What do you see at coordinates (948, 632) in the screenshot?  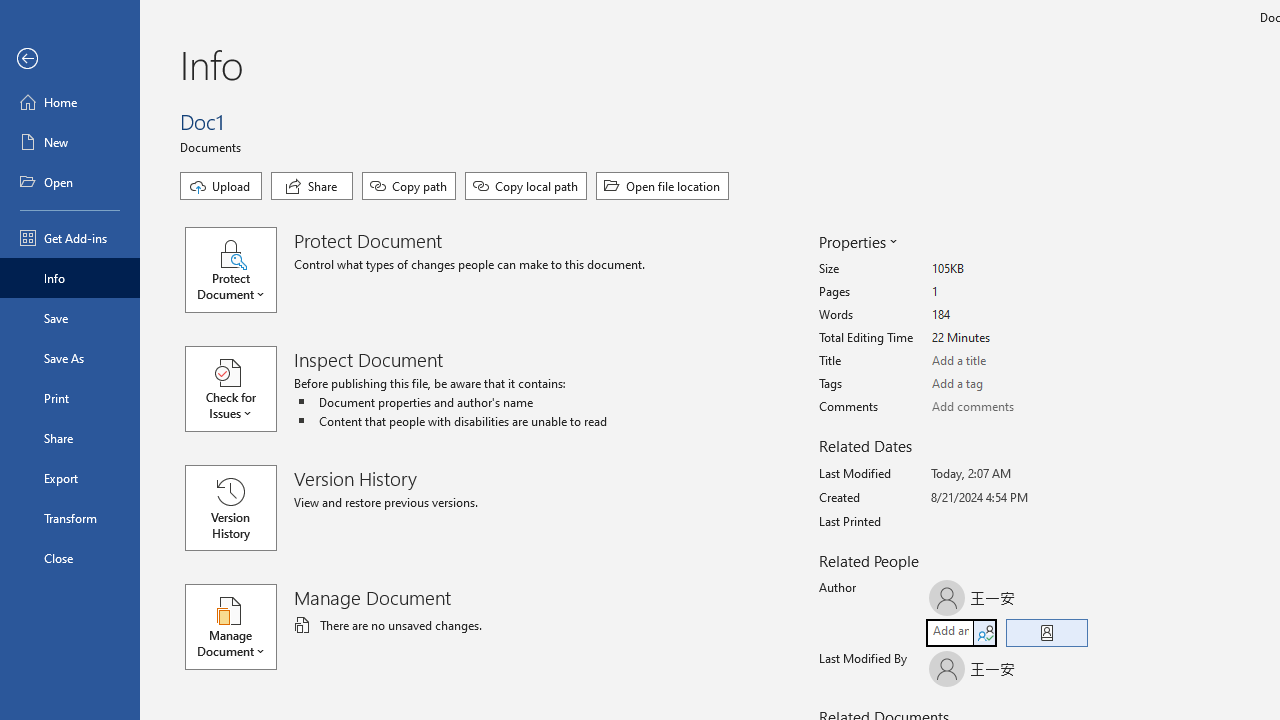 I see `'Add an author'` at bounding box center [948, 632].